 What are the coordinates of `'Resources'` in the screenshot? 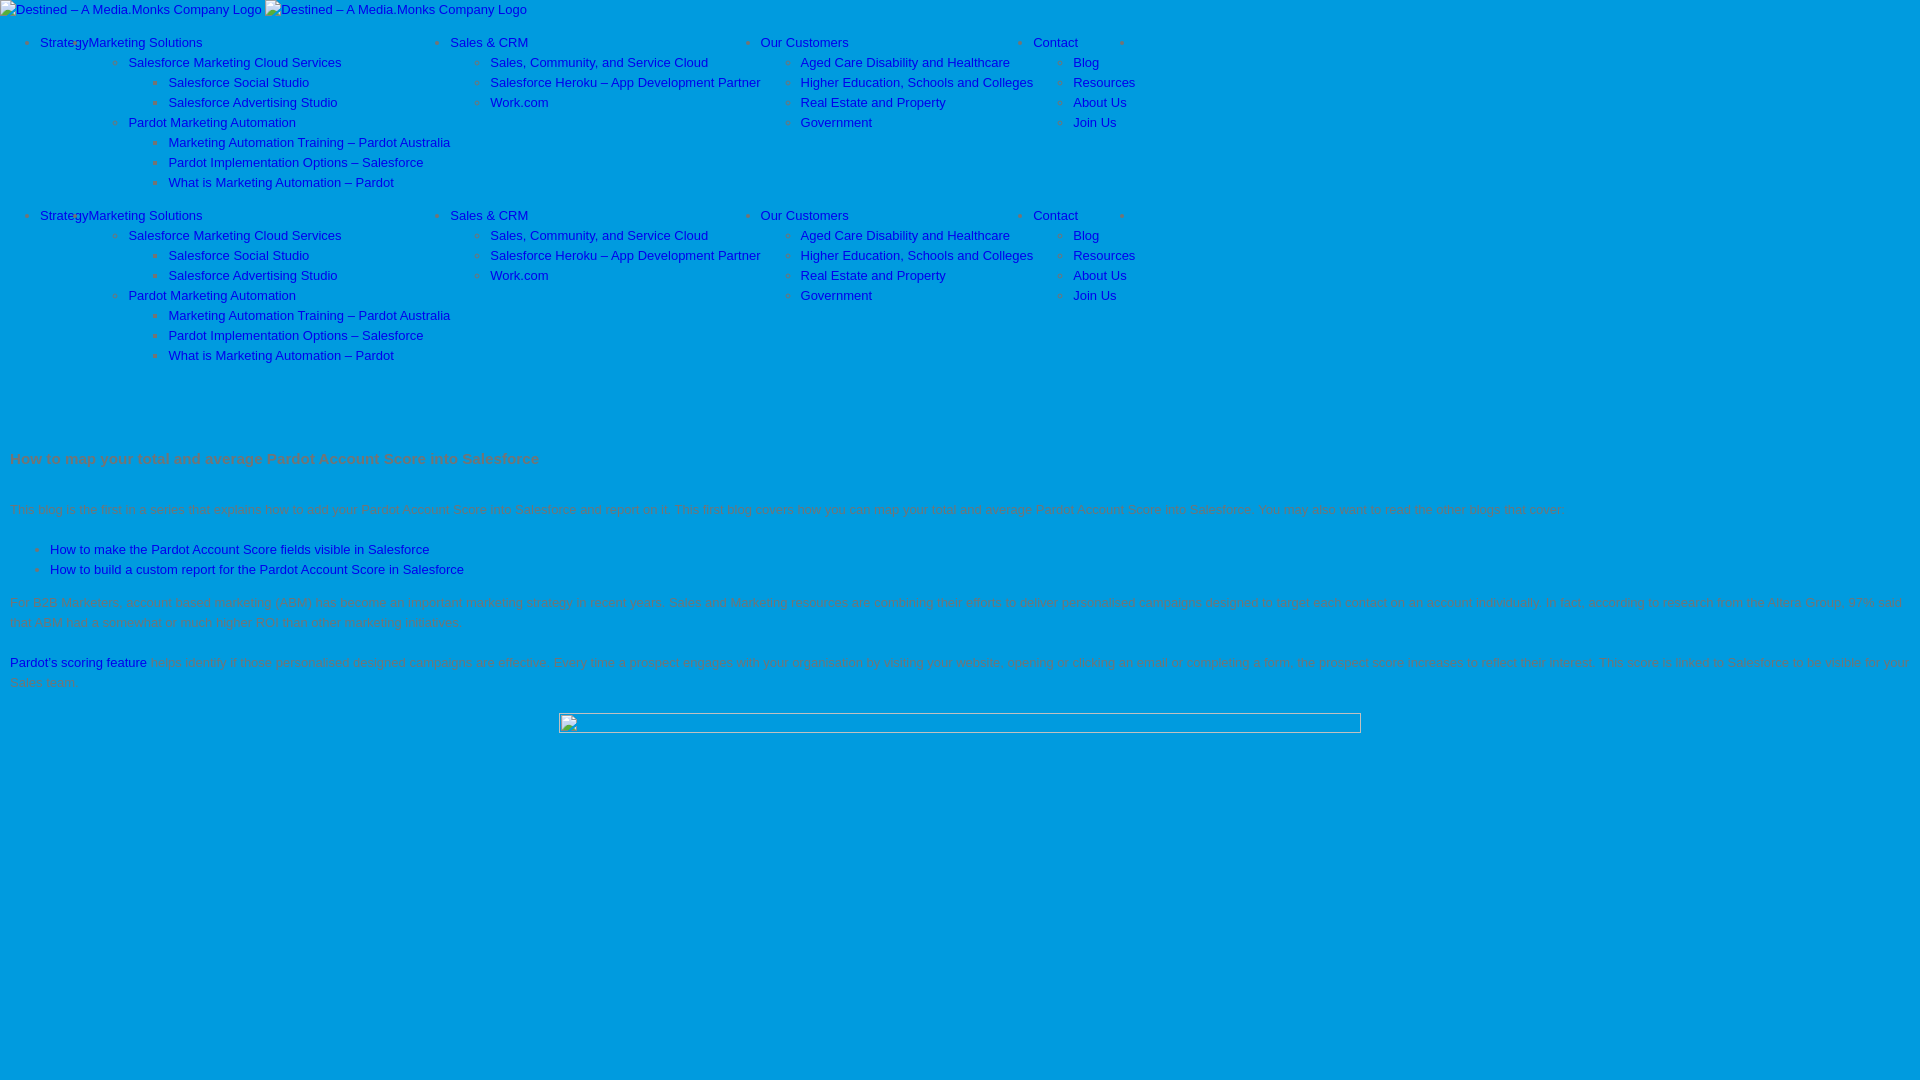 It's located at (1103, 254).